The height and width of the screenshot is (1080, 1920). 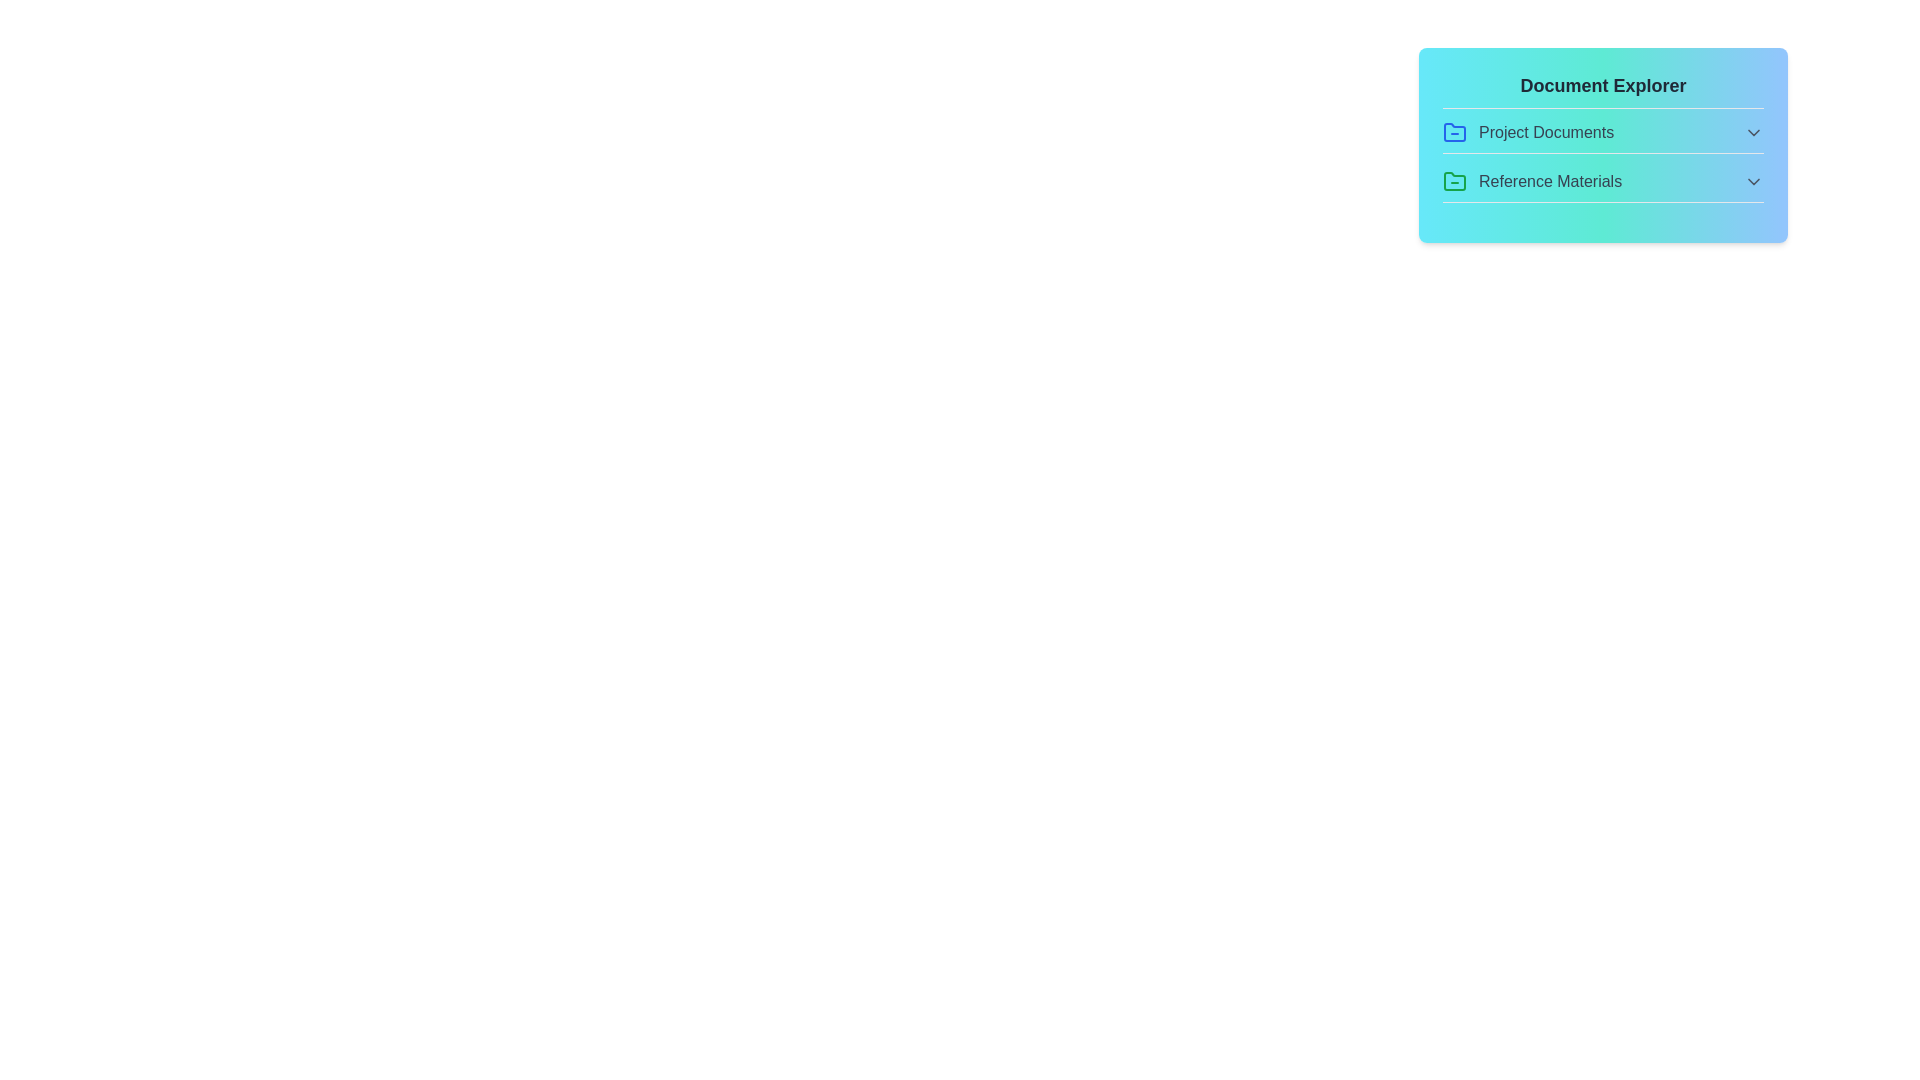 I want to click on the file API_Guidelines.pdf from the section Reference Materials, so click(x=1603, y=186).